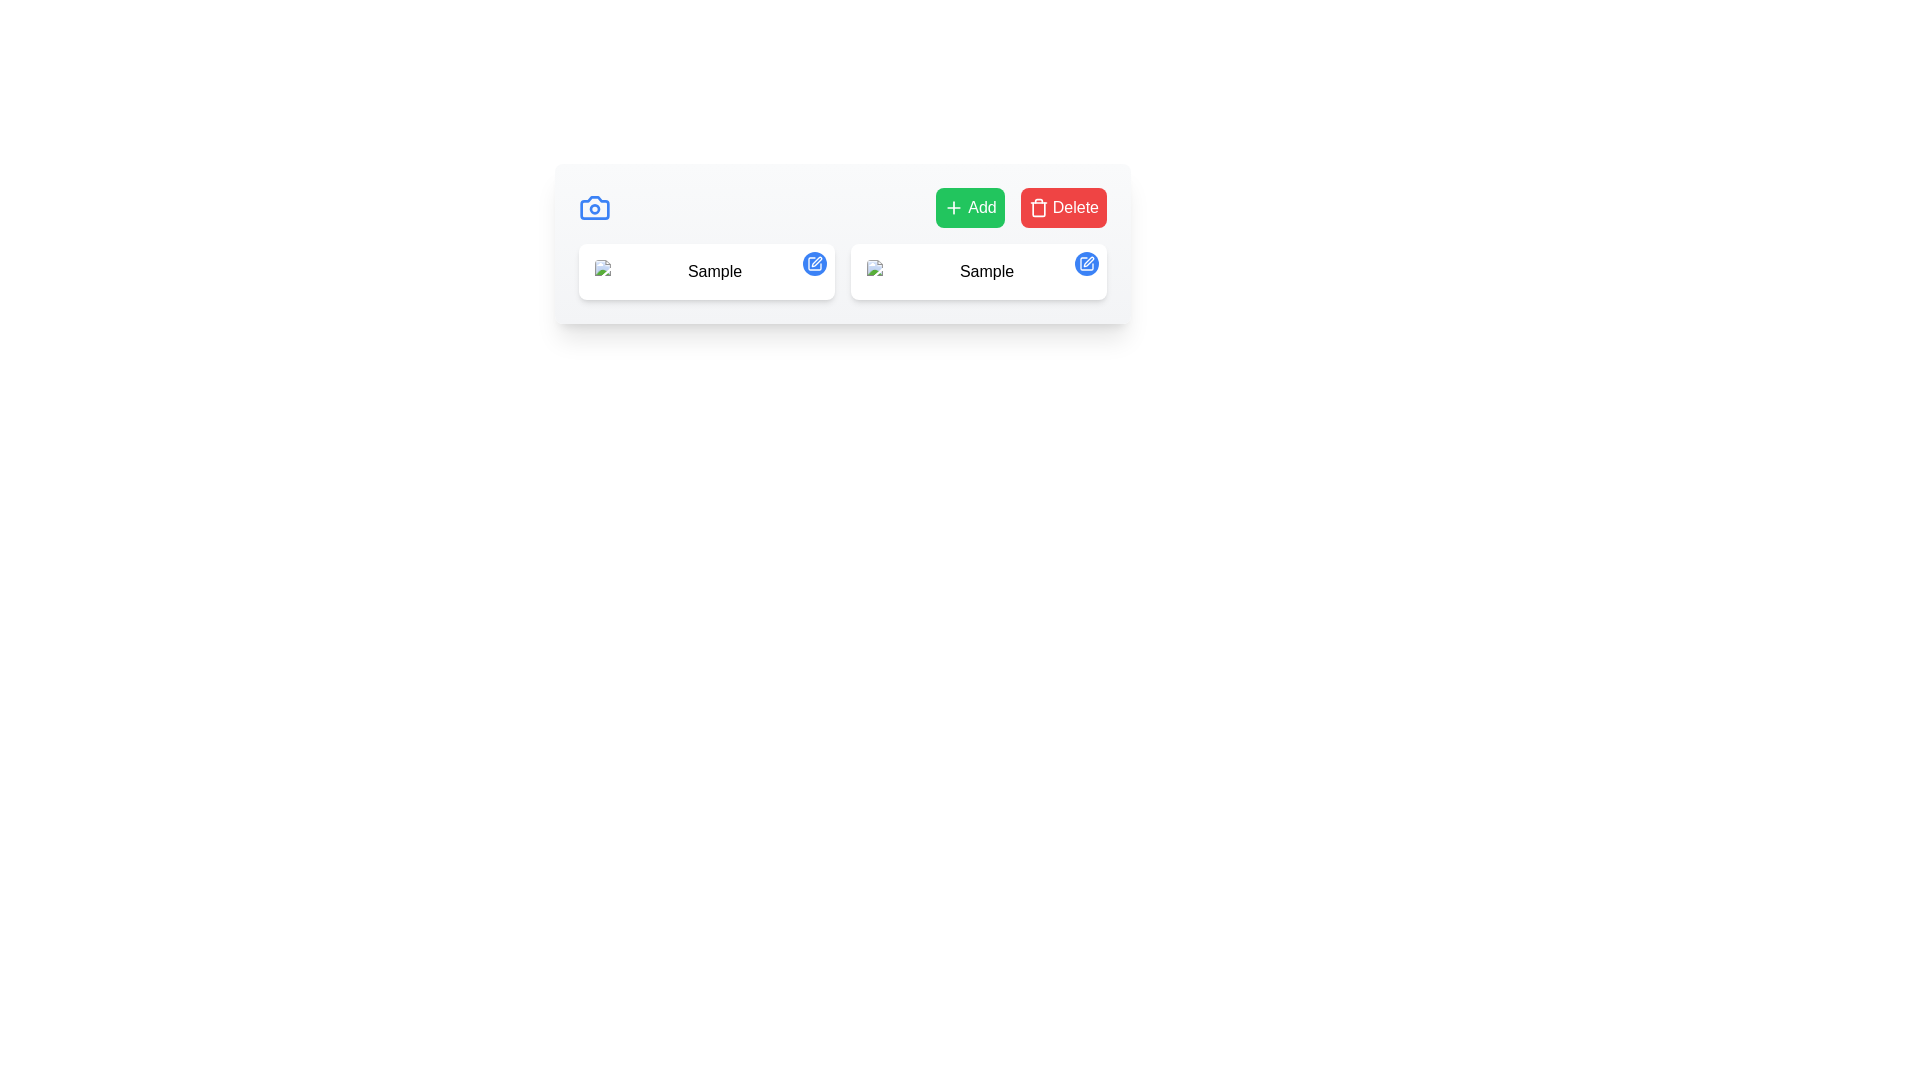 This screenshot has width=1920, height=1080. I want to click on the SVG icon representing a pen or edit functionality, which is styled with a simple outline and located near the upper-right side of the interface, so click(1088, 261).